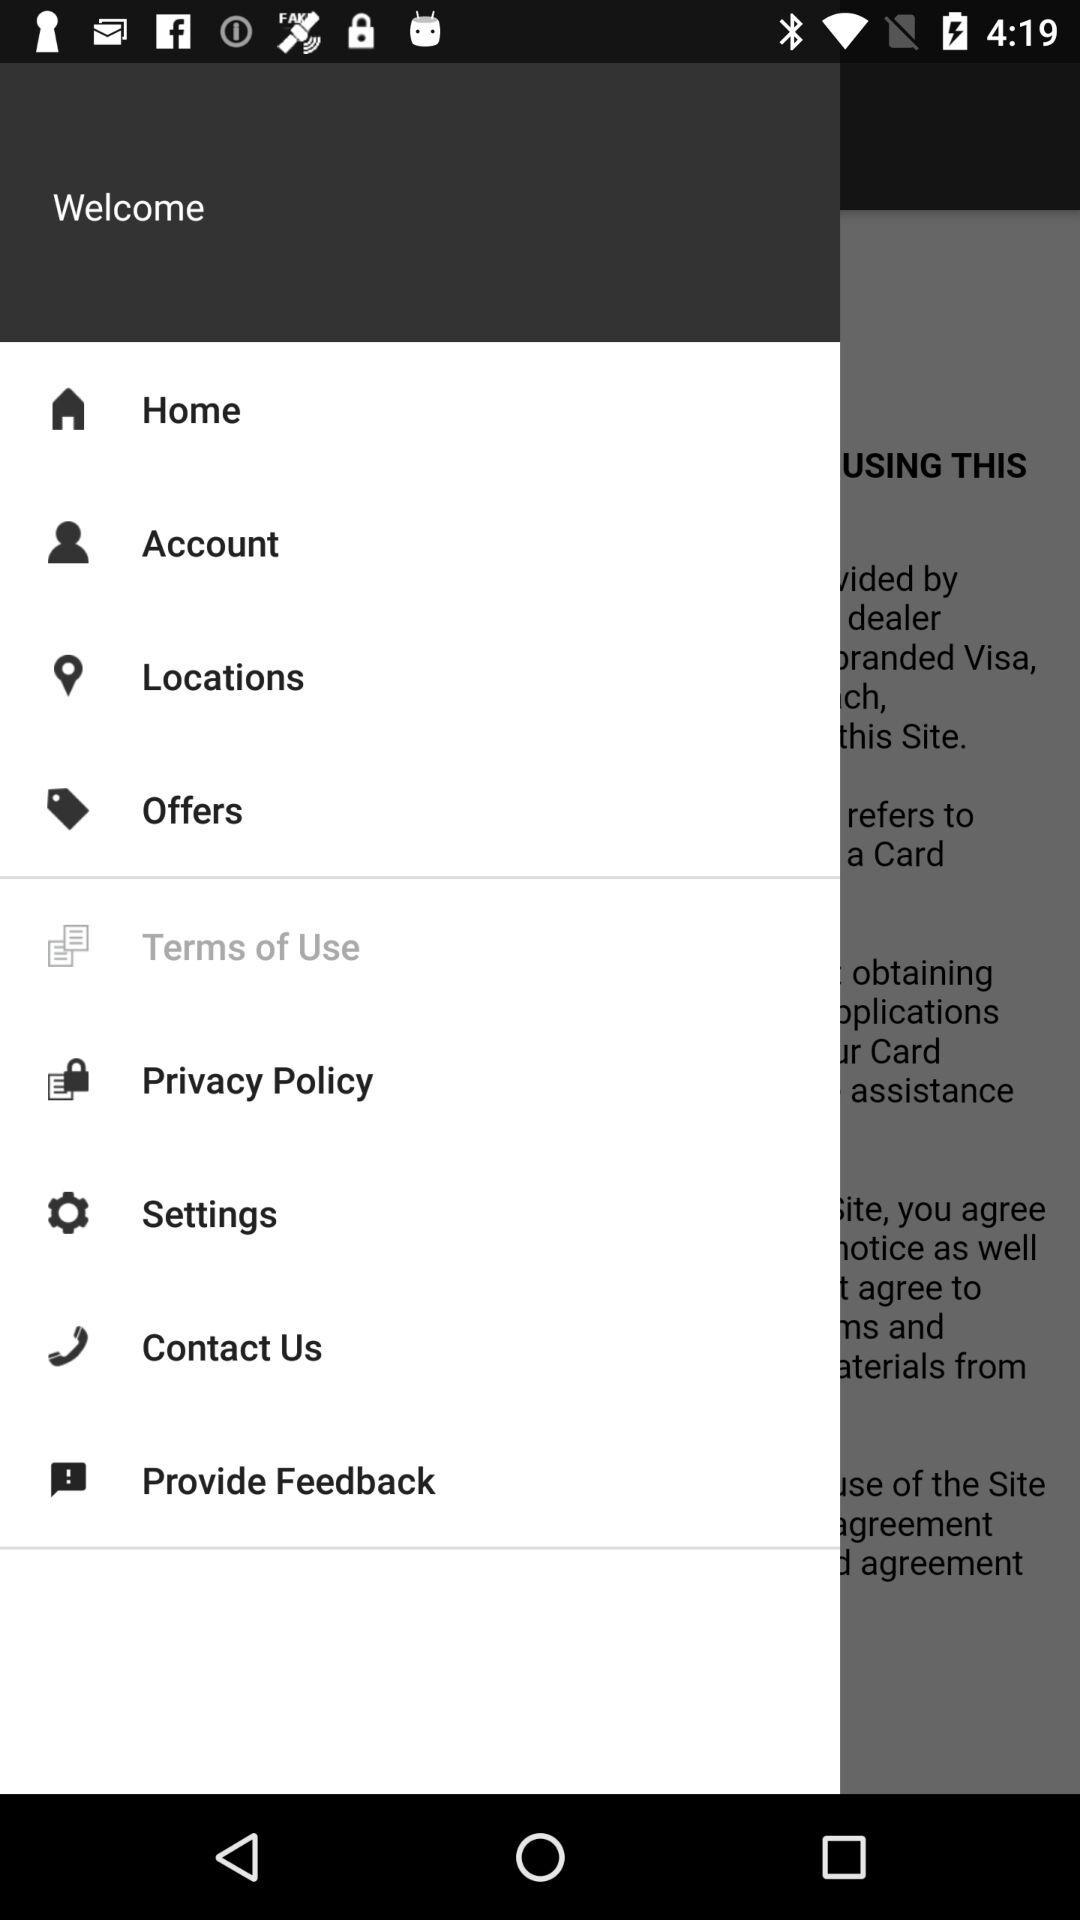 This screenshot has height=1920, width=1080. I want to click on the home icon, so click(67, 407).